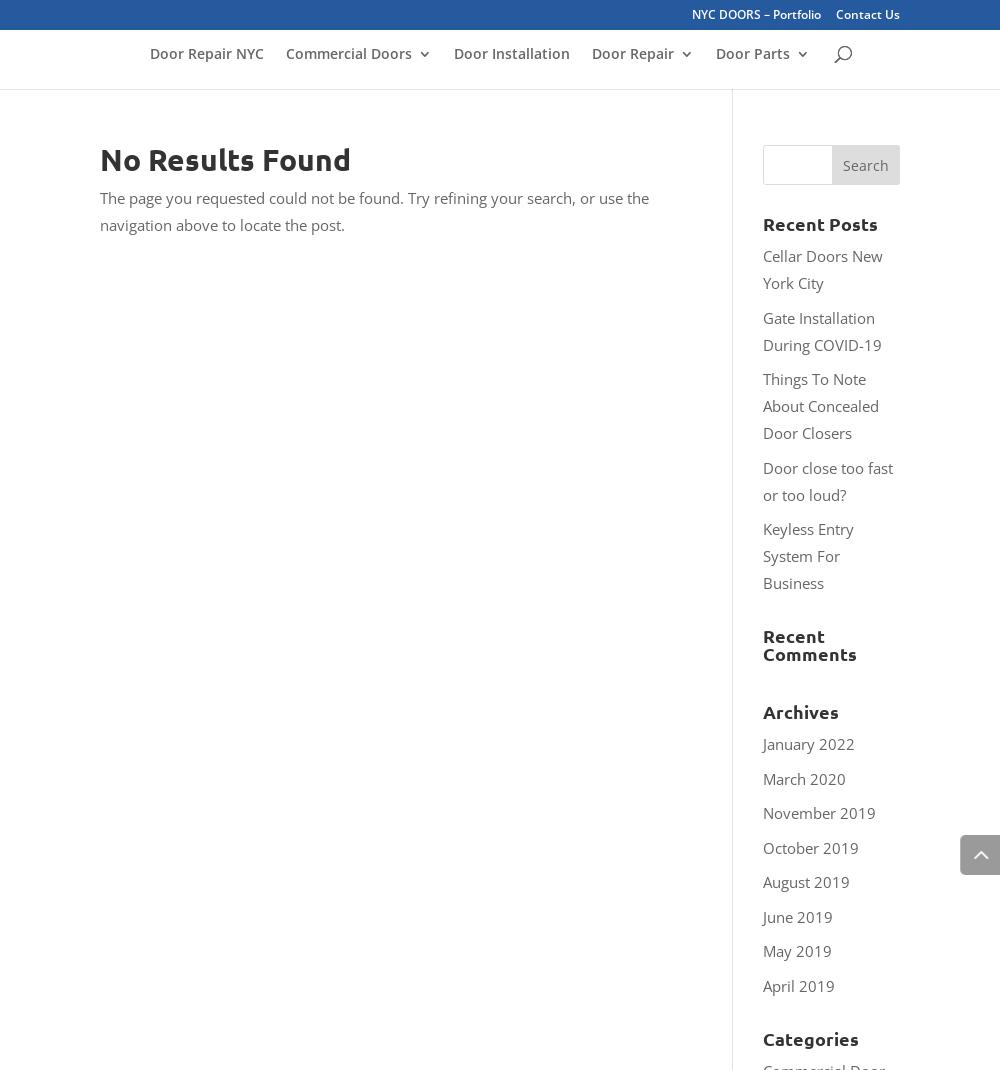  What do you see at coordinates (775, 170) in the screenshot?
I see `'Locks'` at bounding box center [775, 170].